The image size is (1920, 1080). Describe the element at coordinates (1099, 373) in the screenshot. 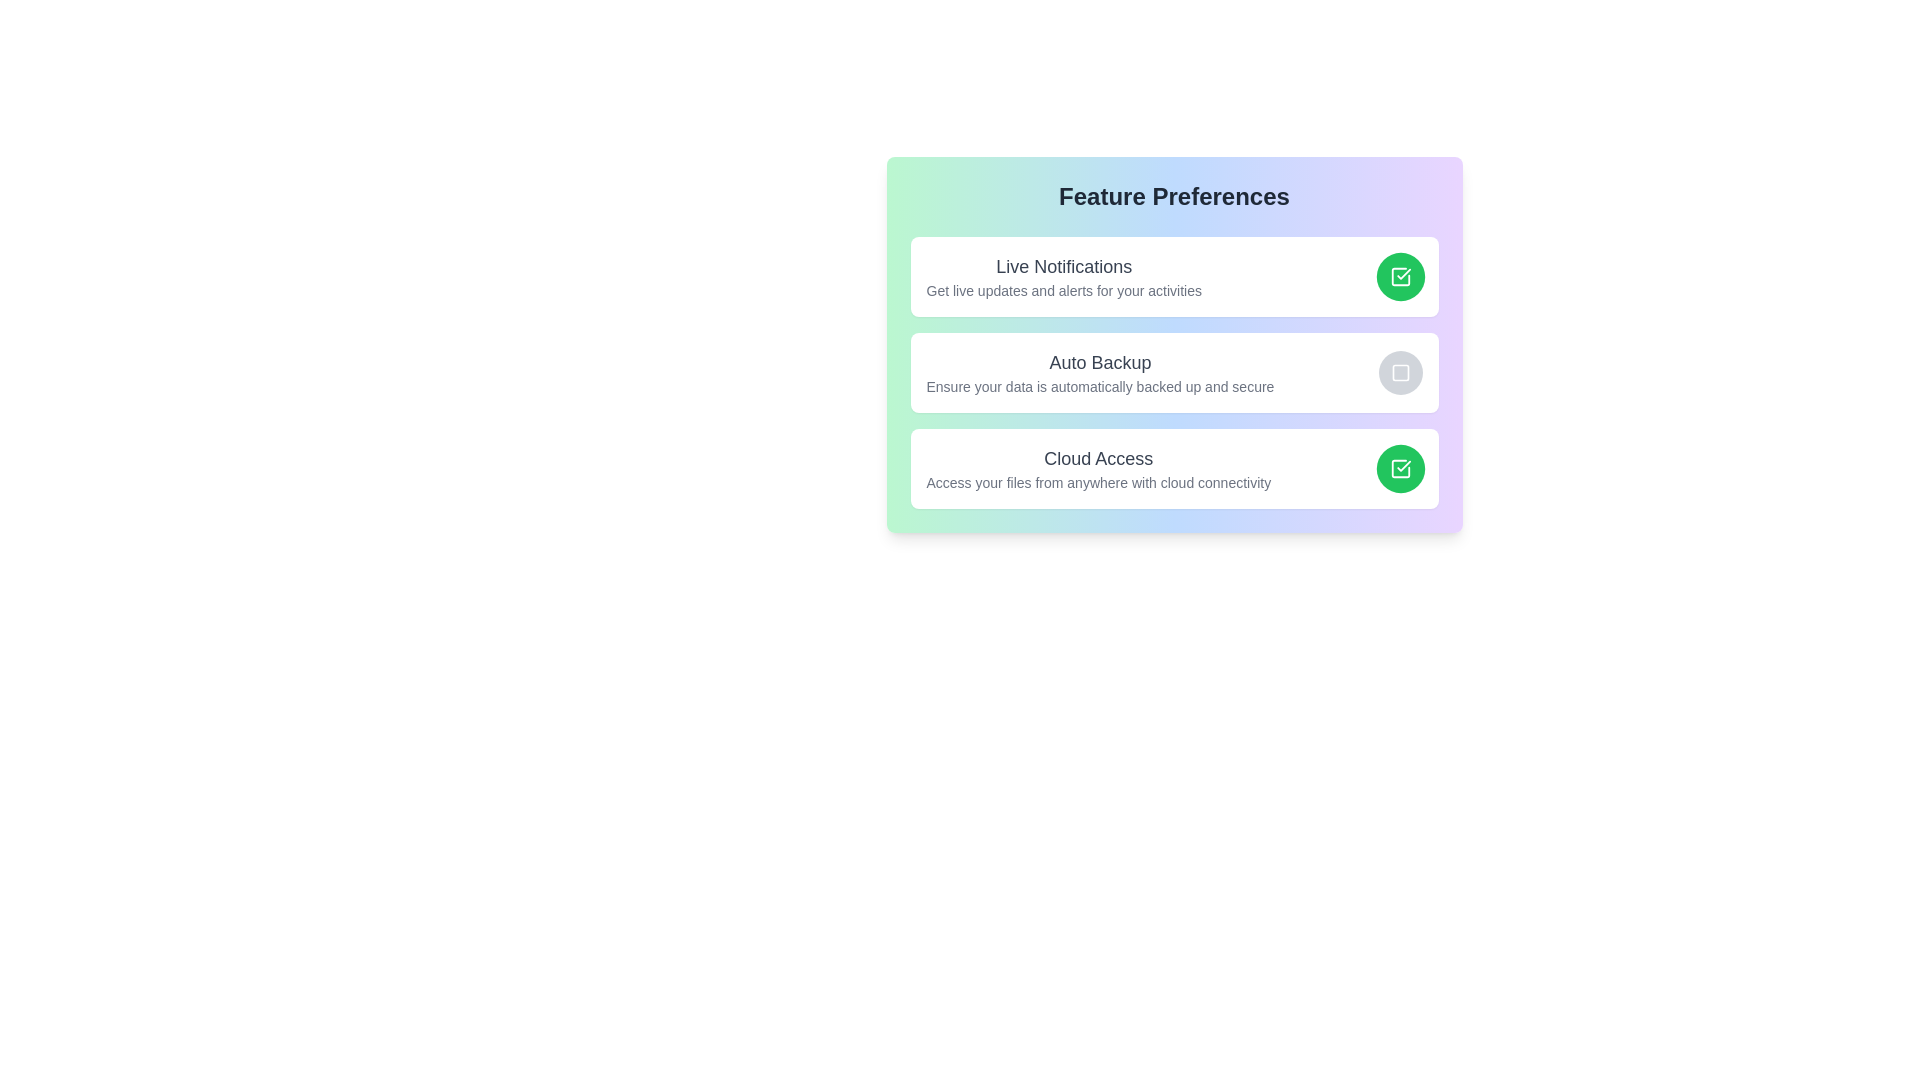

I see `the Text information block that describes the 'Auto Backup' feature, located in the second row of the 'Feature Preferences' panel, between 'Live Notifications' and 'Cloud Access'` at that location.